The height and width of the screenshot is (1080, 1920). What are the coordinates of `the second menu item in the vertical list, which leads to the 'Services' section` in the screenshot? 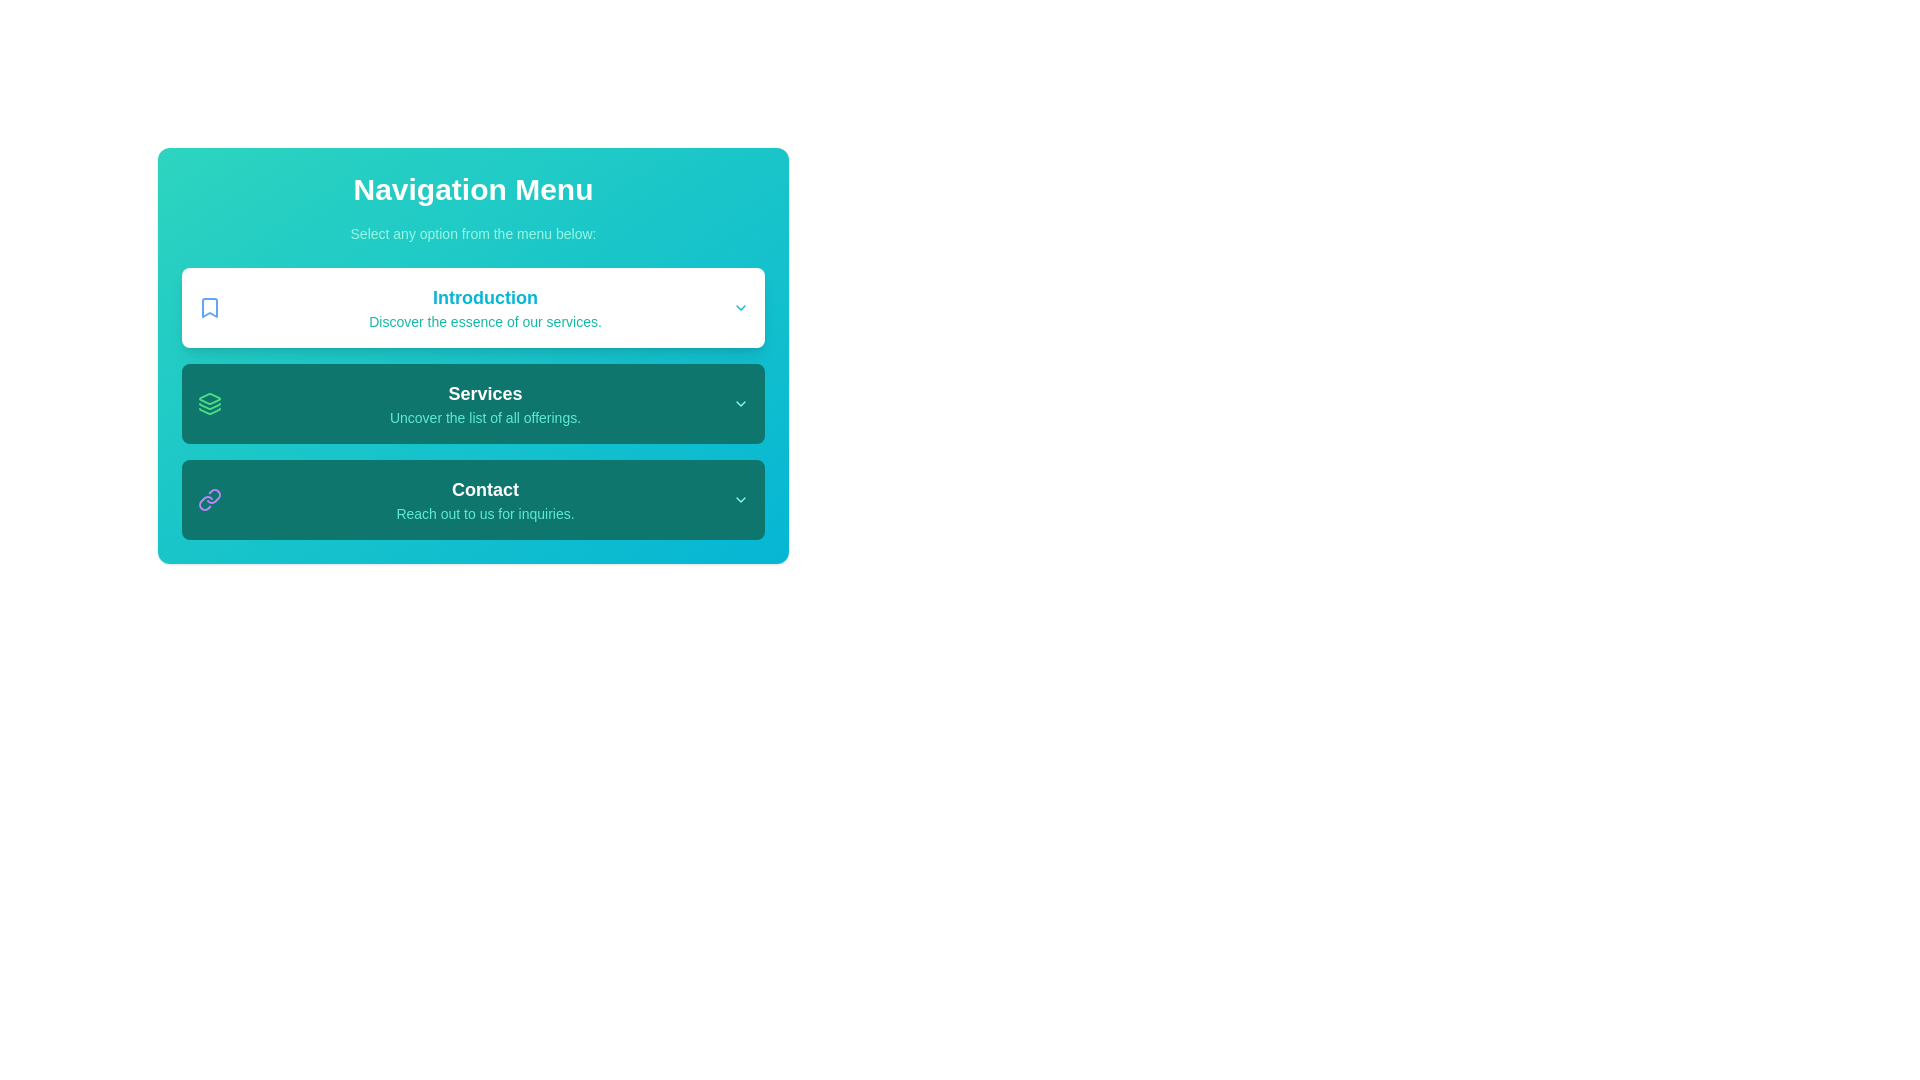 It's located at (472, 404).